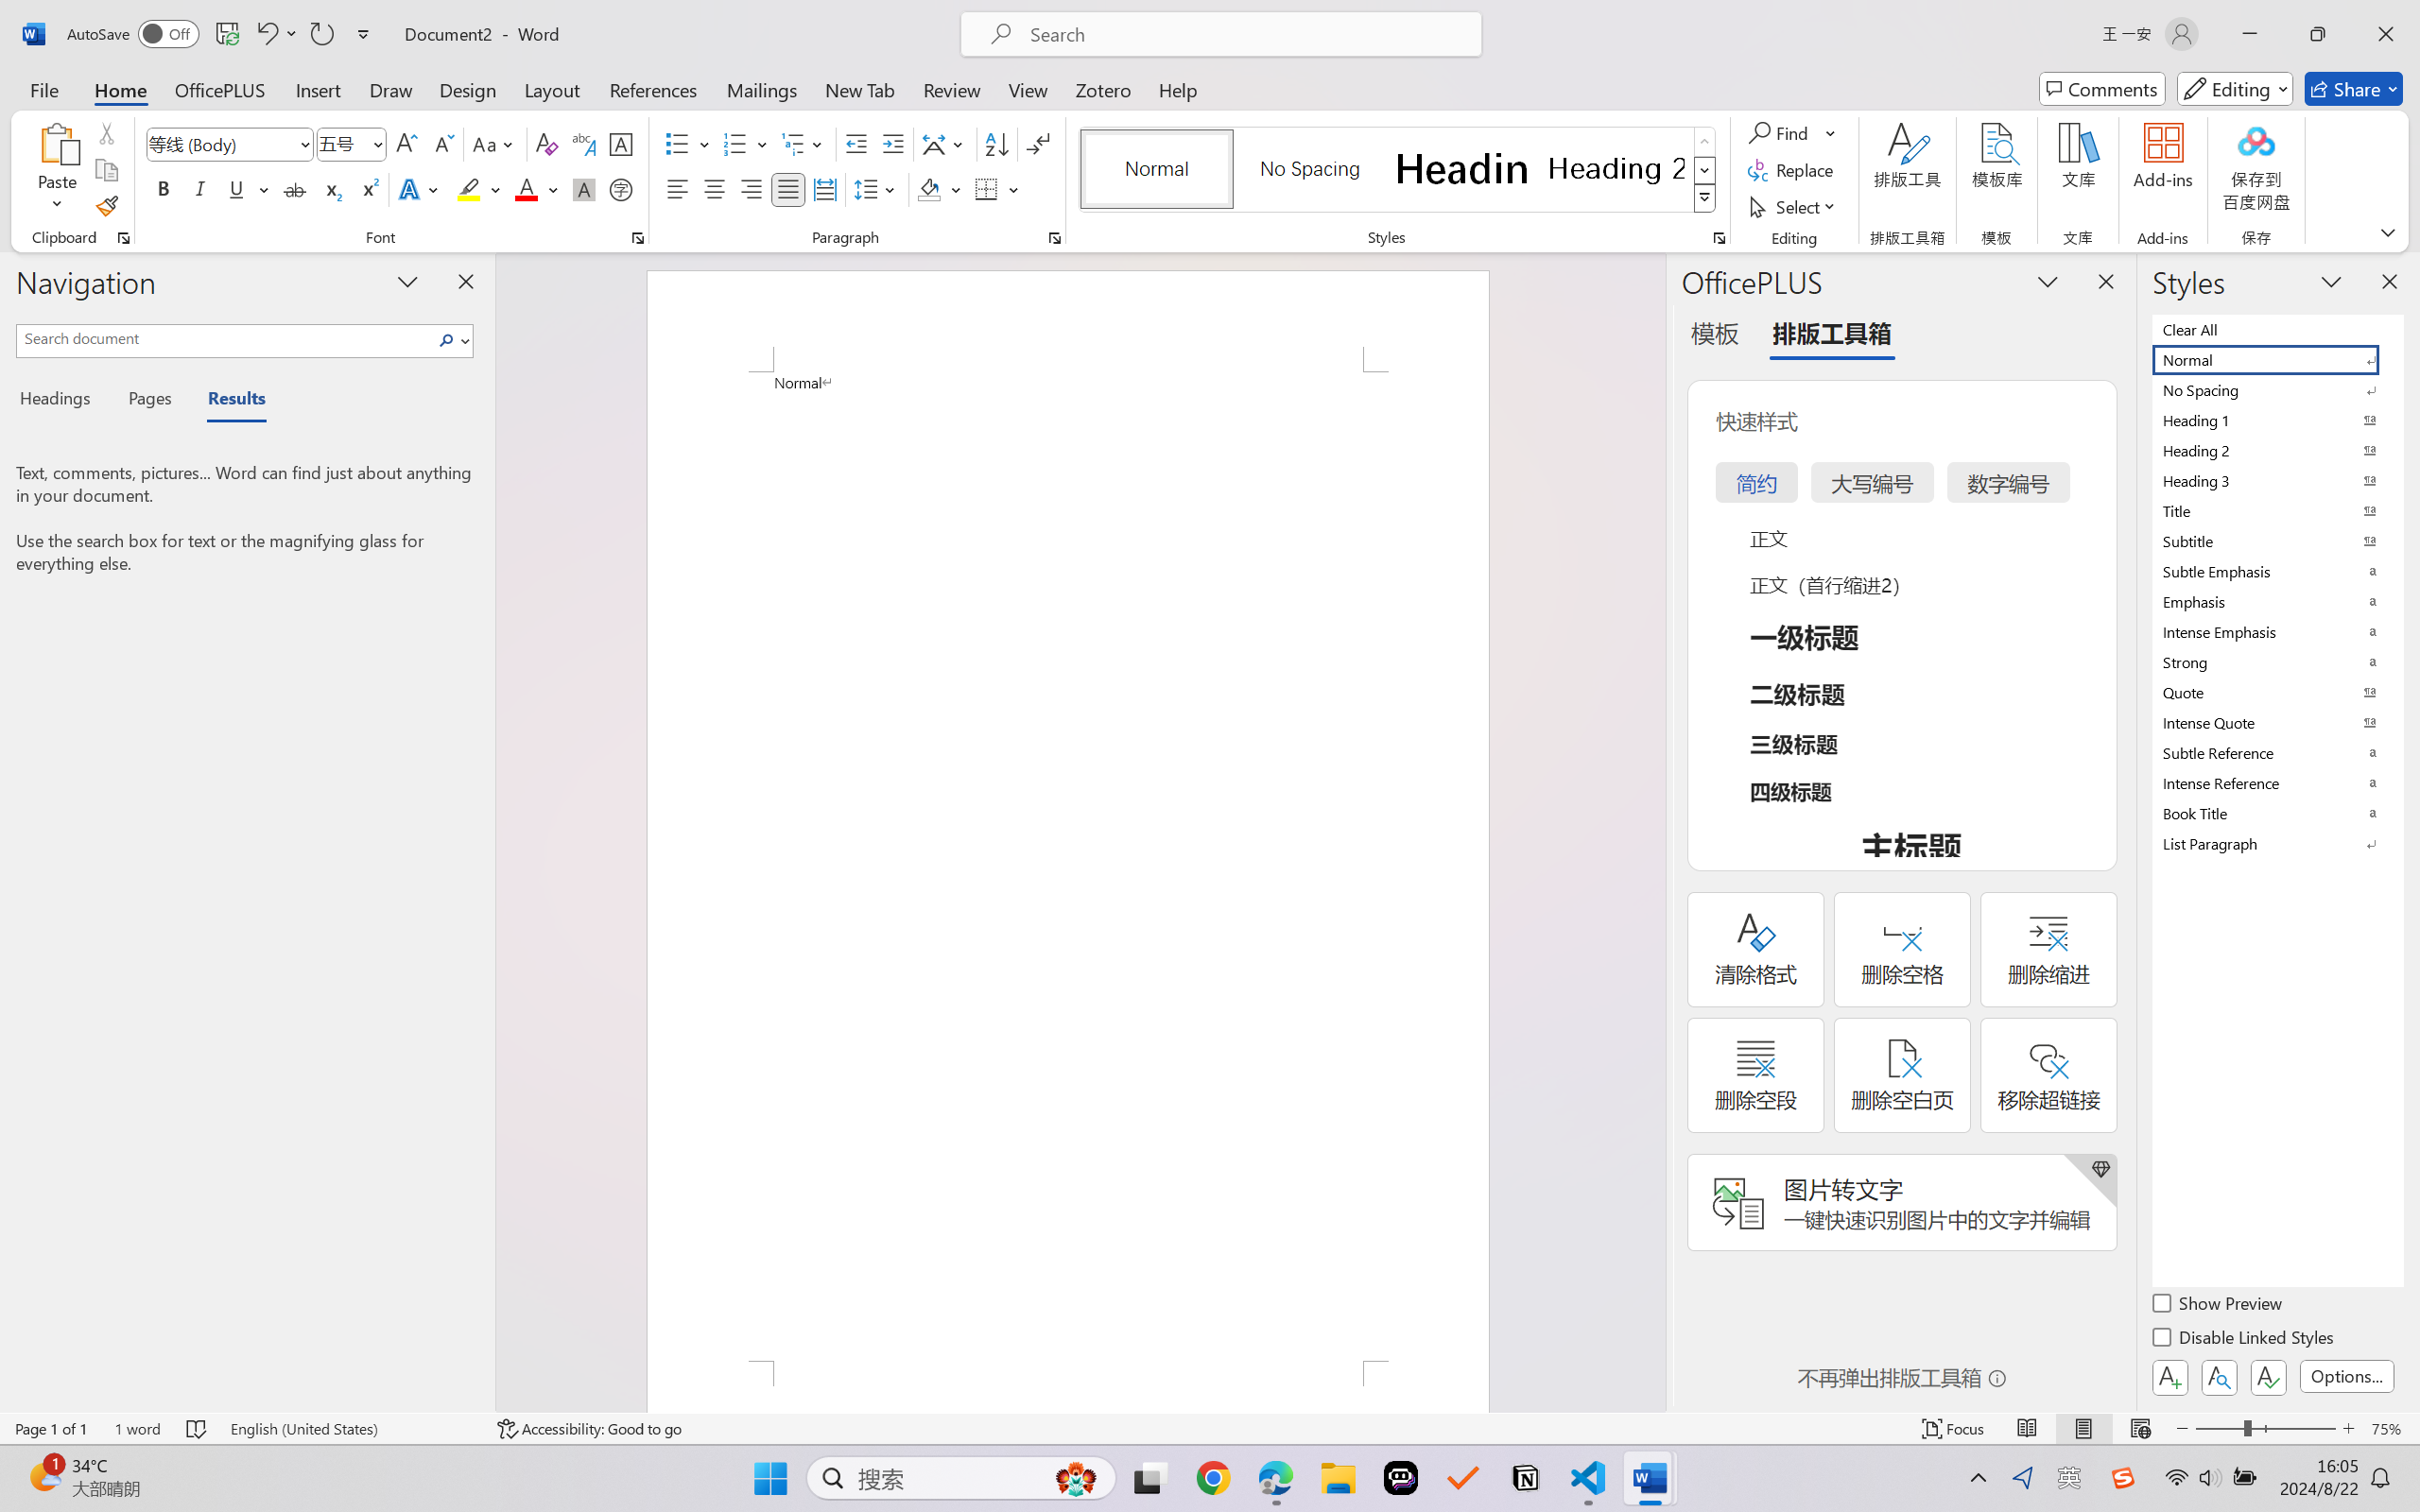  What do you see at coordinates (341, 144) in the screenshot?
I see `'Font Size'` at bounding box center [341, 144].